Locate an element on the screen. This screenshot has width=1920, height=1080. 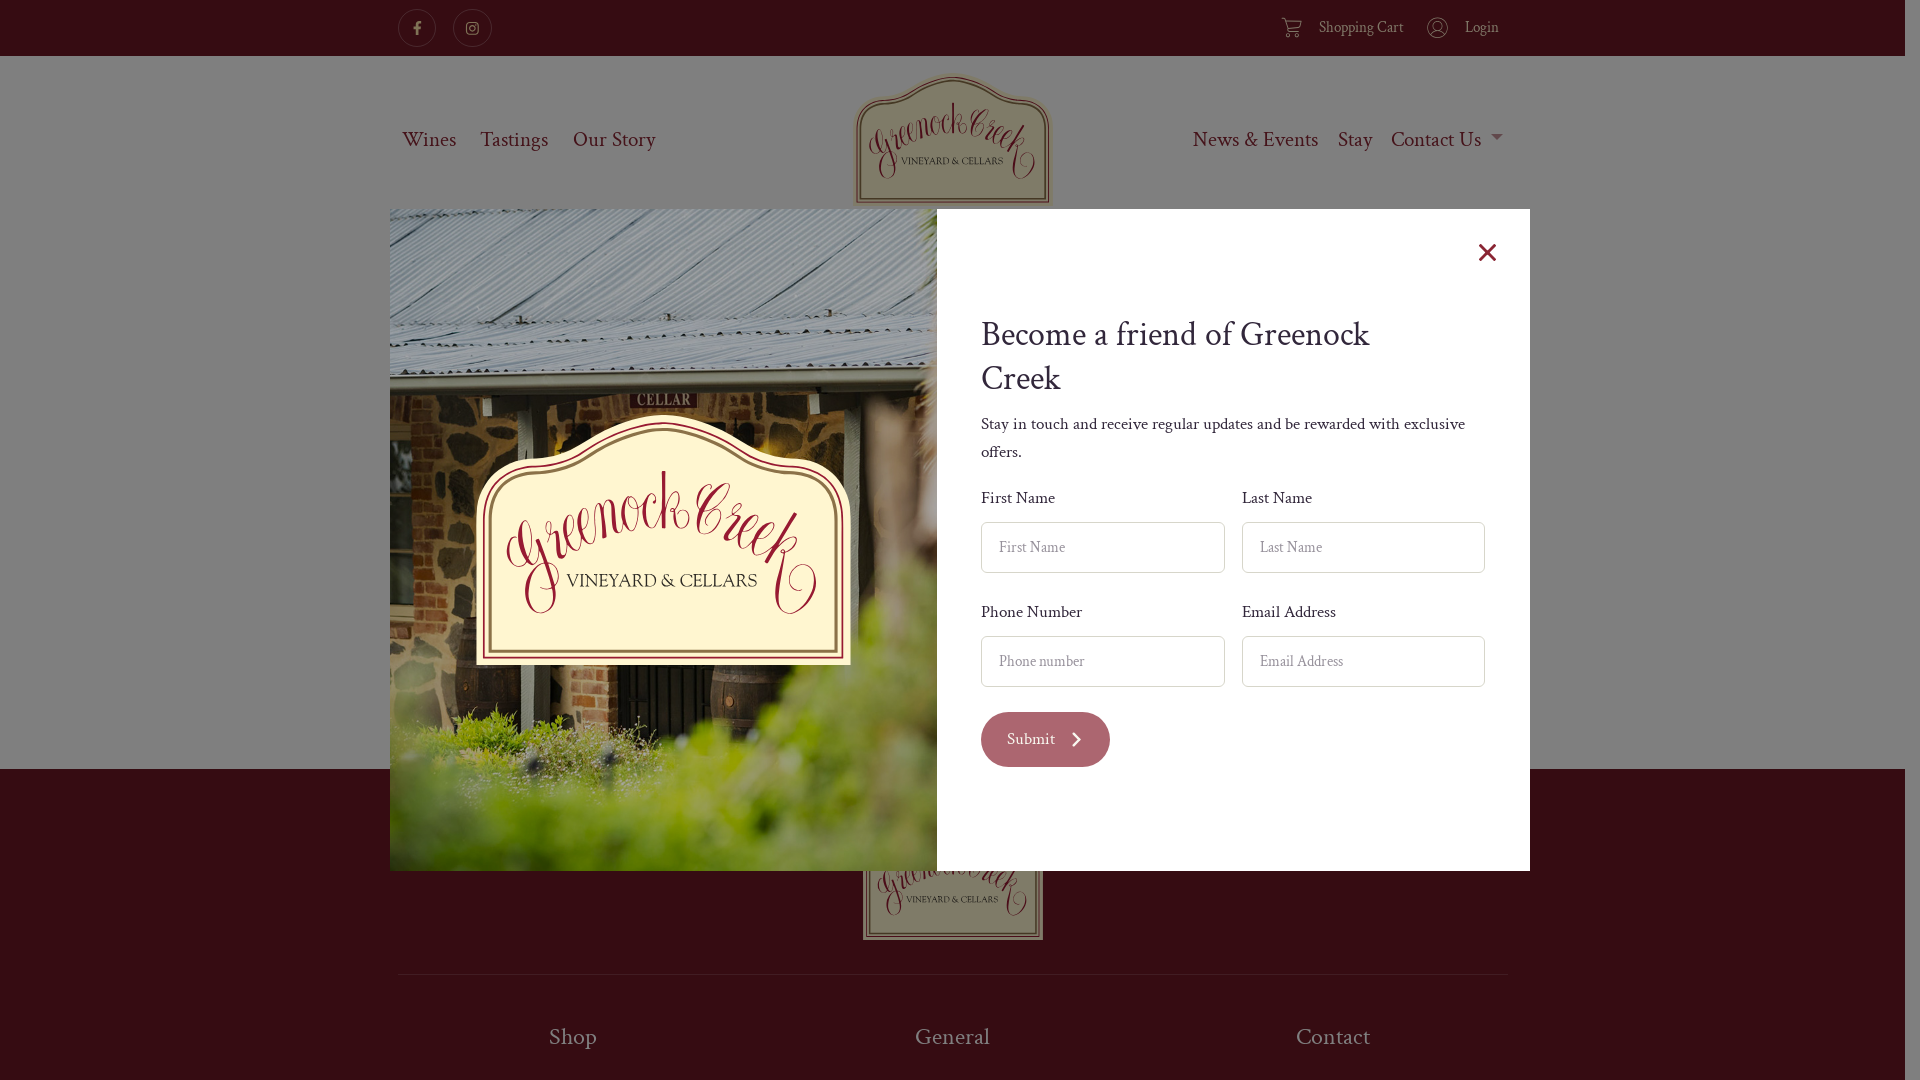
'Shopping Cart' is located at coordinates (1339, 27).